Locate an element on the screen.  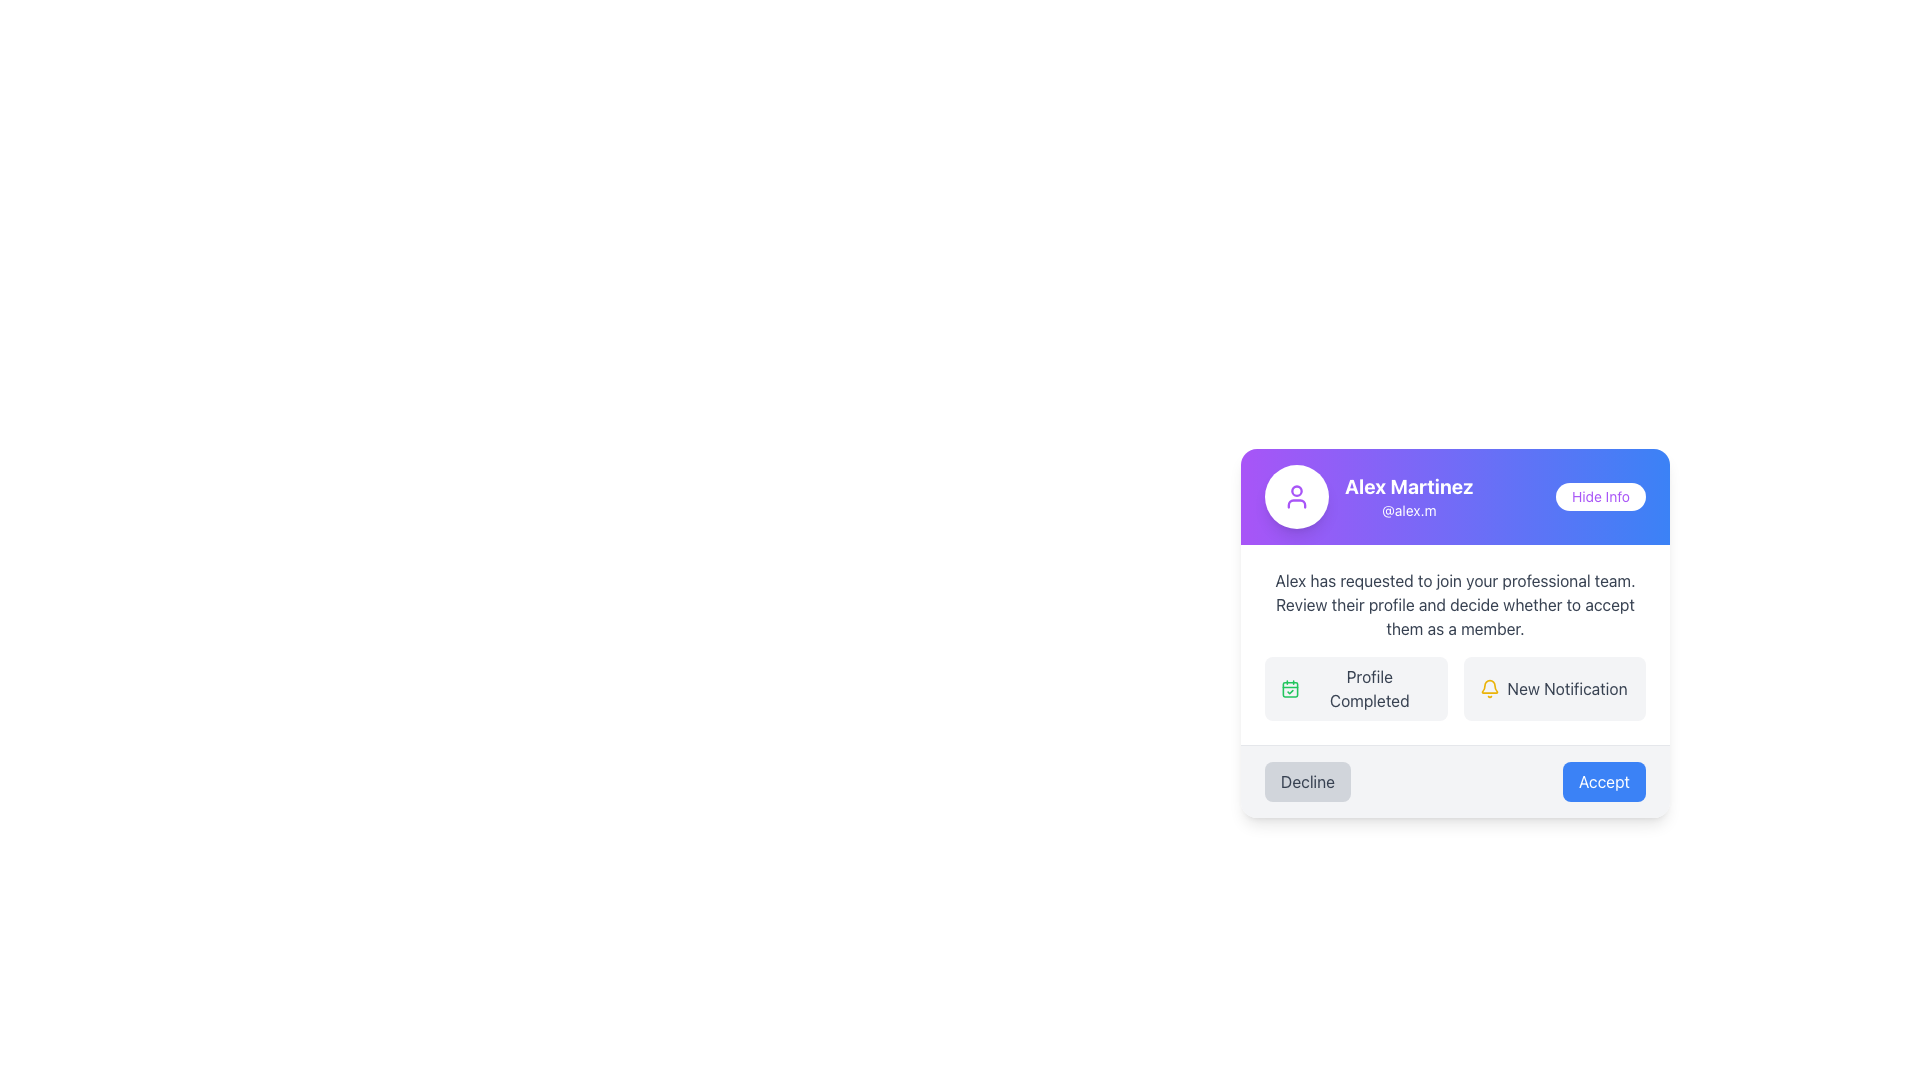
text label displaying 'Profile Completed' which is located to the right of a green calendar icon in a horizontally oriented layout is located at coordinates (1368, 688).